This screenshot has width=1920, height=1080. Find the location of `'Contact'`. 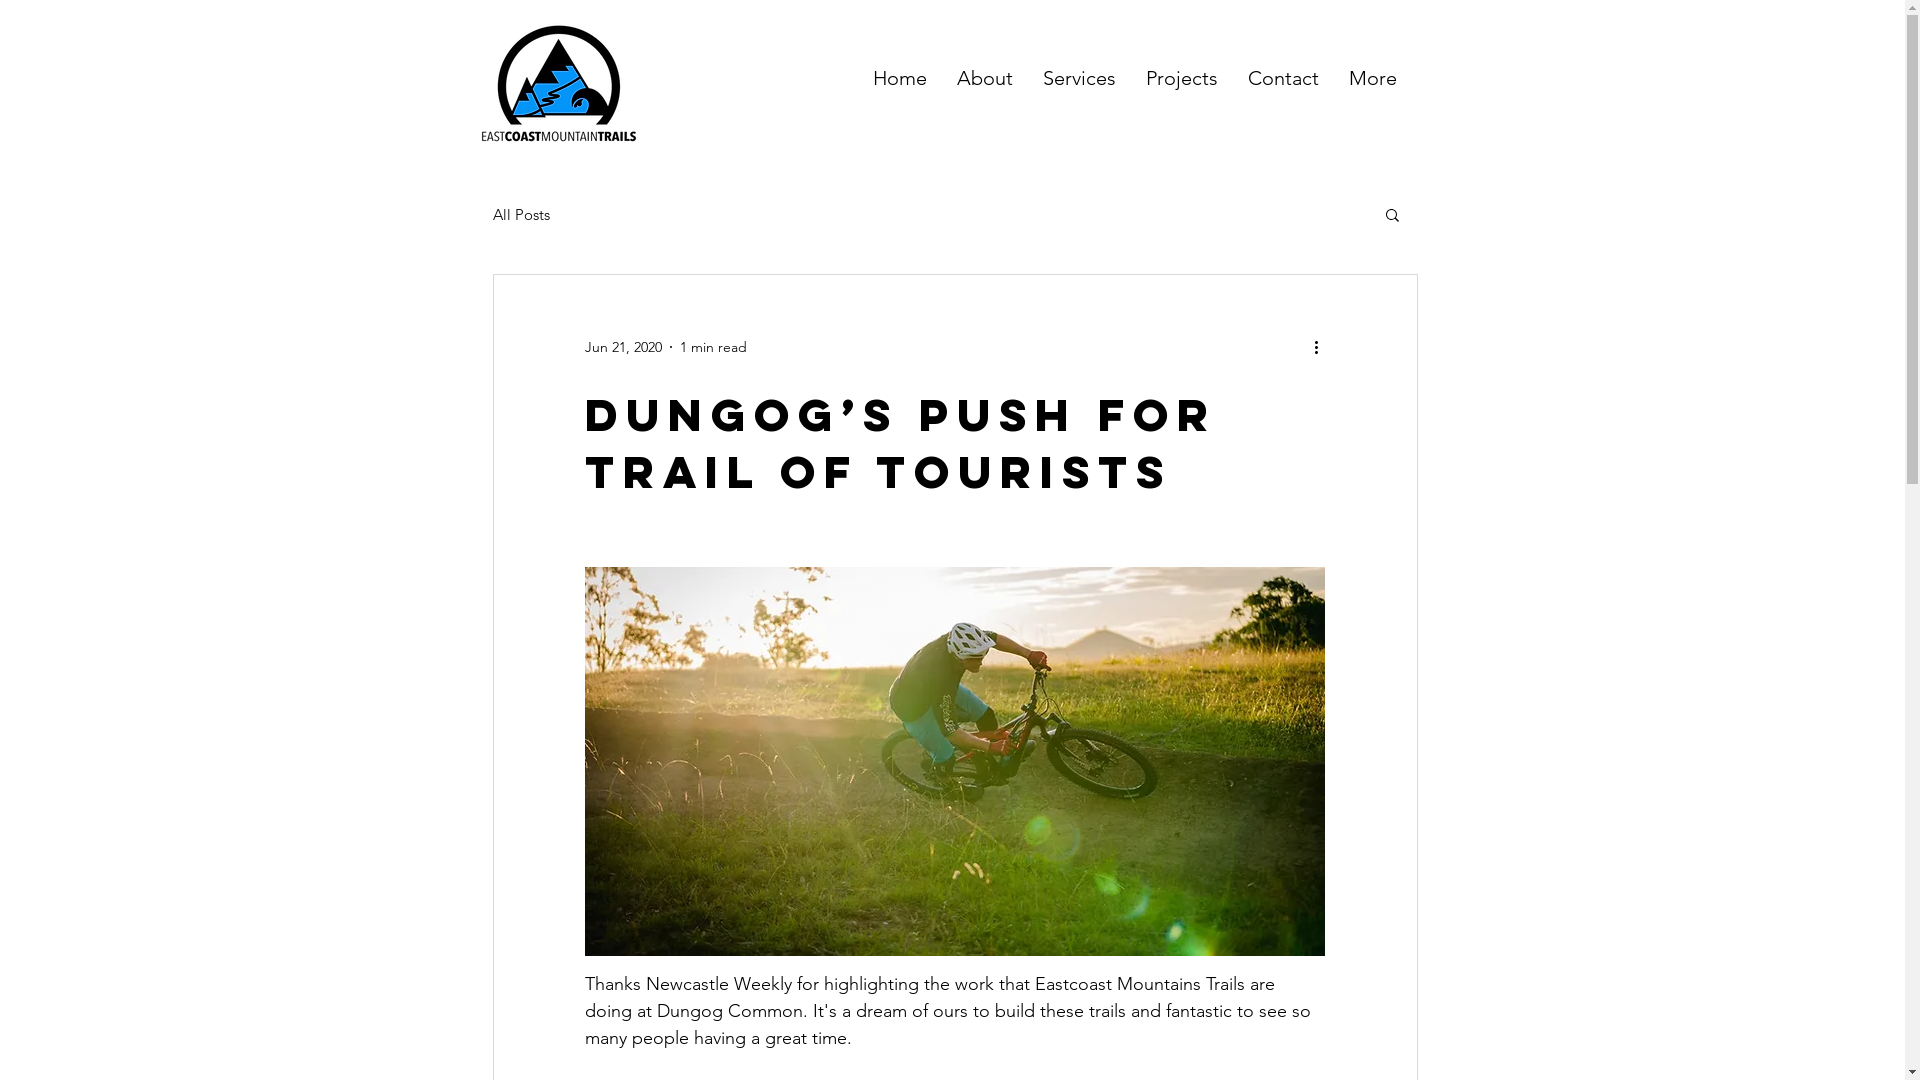

'Contact' is located at coordinates (1231, 76).